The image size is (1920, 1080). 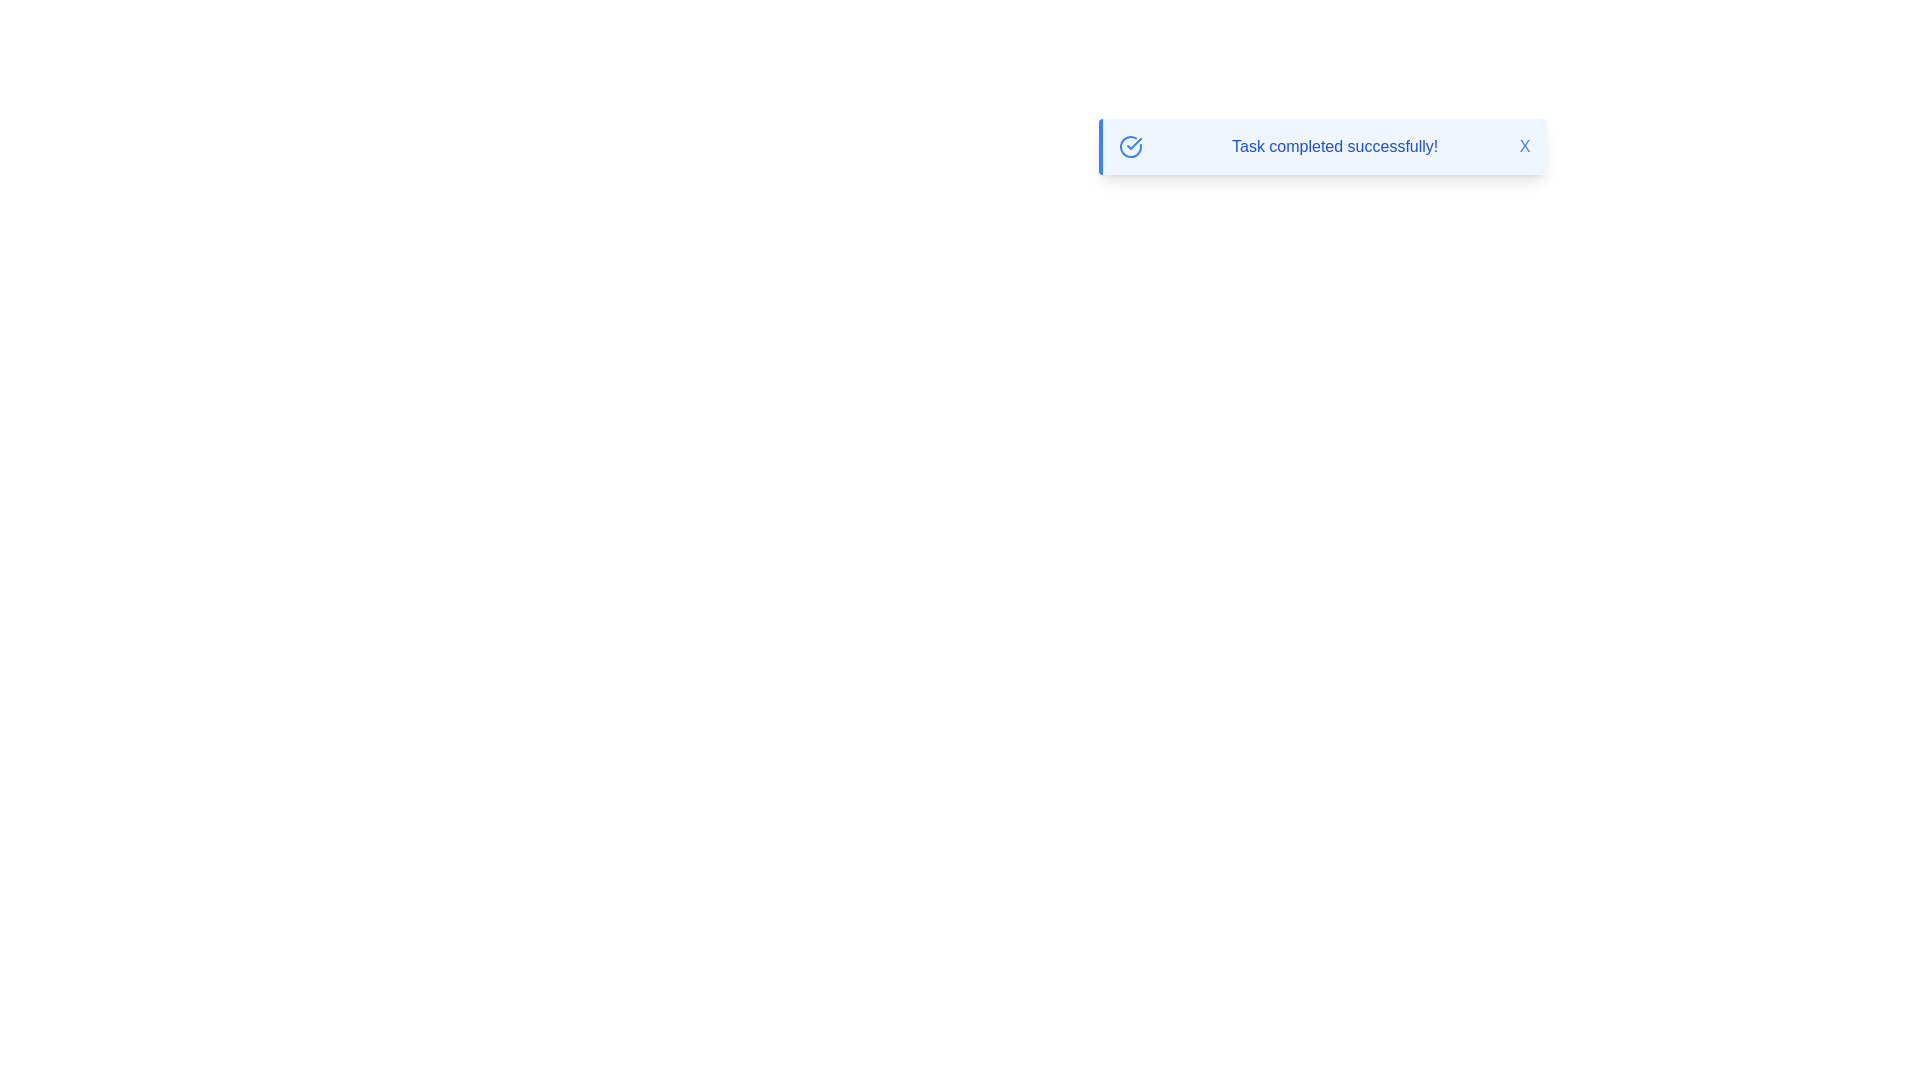 What do you see at coordinates (1524, 145) in the screenshot?
I see `the close button to observe its hover effects` at bounding box center [1524, 145].